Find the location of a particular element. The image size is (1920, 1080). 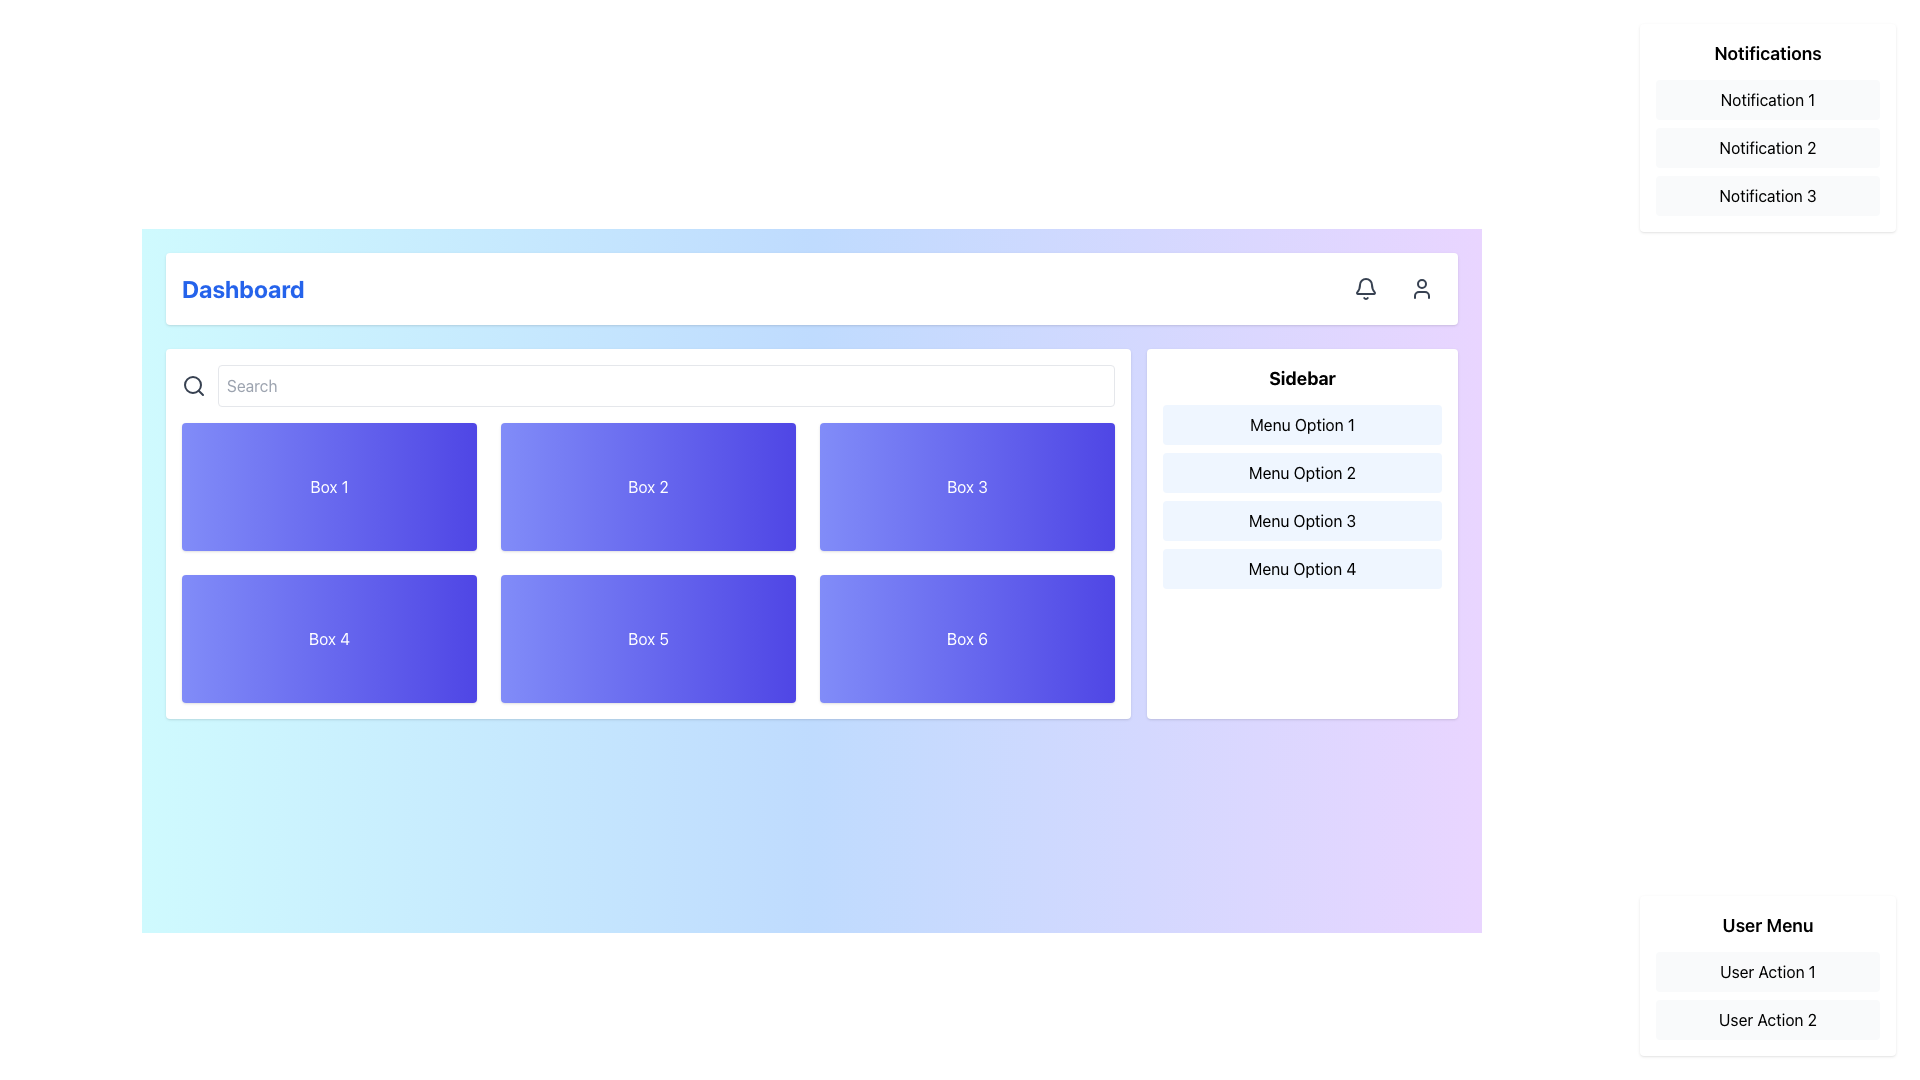

the search icon located at the top-left corner of the search bar, which symbolizes the search functionality is located at coordinates (193, 385).